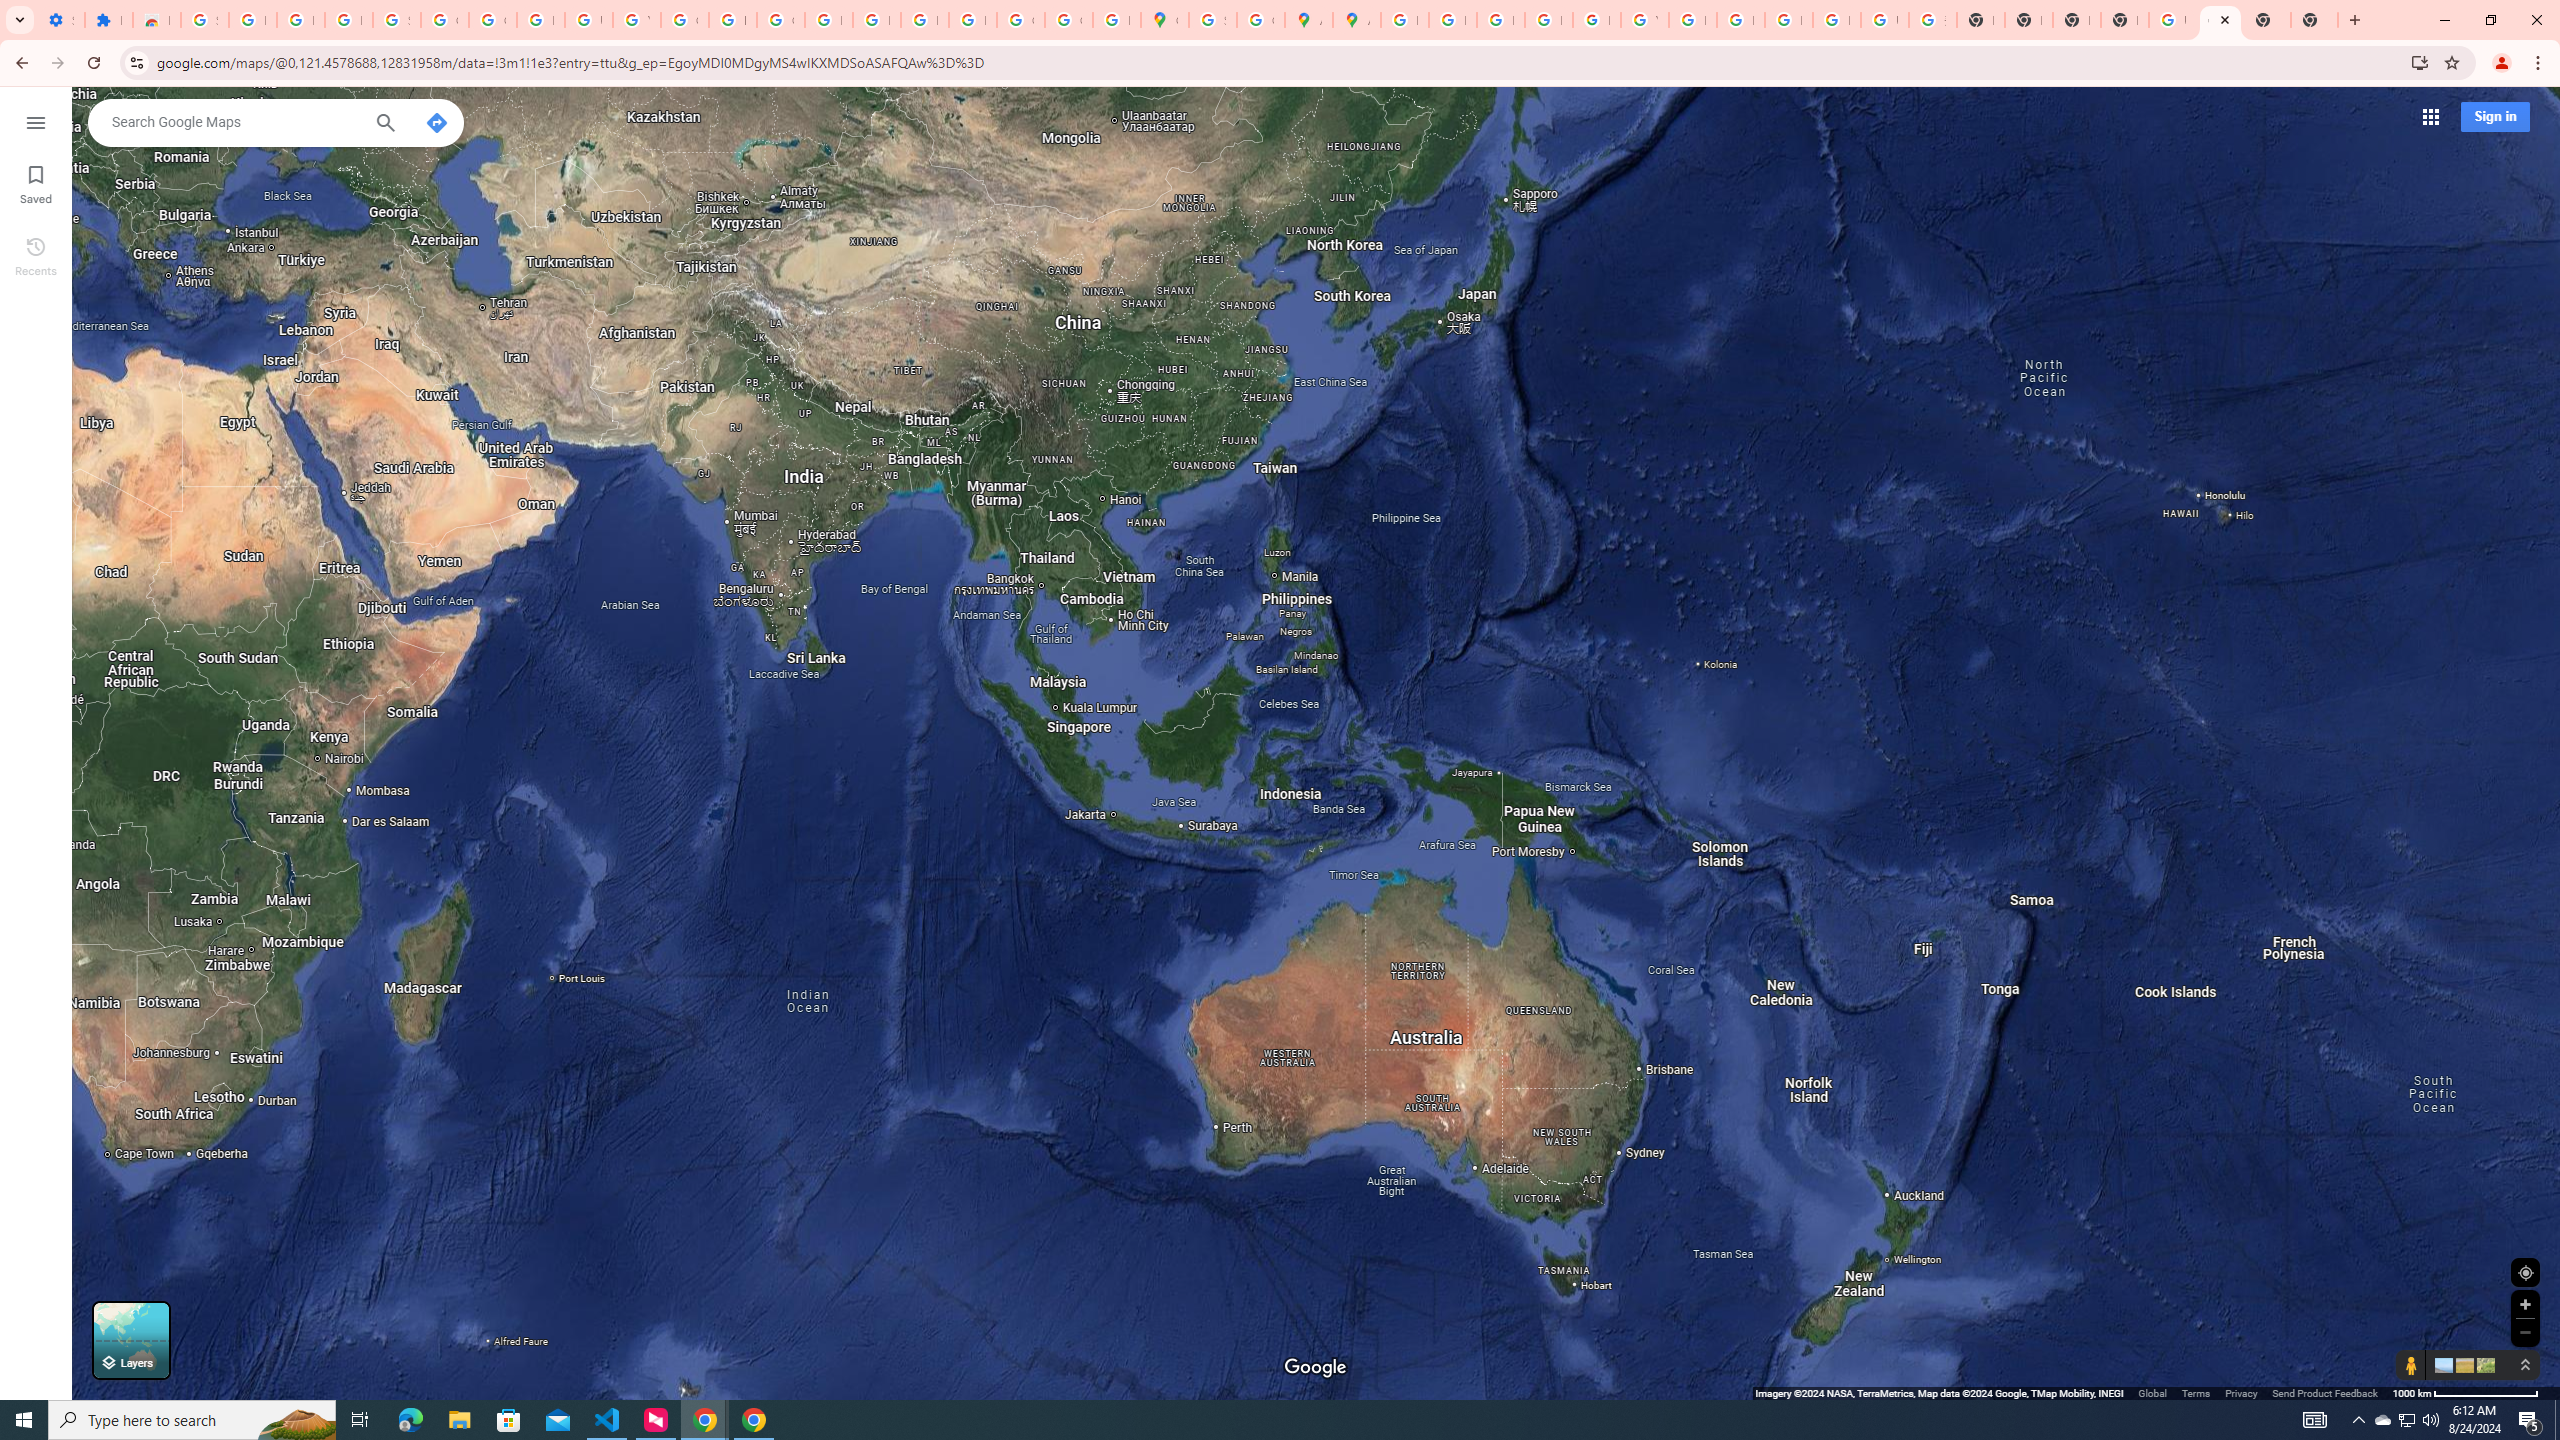 The height and width of the screenshot is (1440, 2560). Describe the element at coordinates (299, 19) in the screenshot. I see `'Learn how to find your photos - Google Photos Help'` at that location.